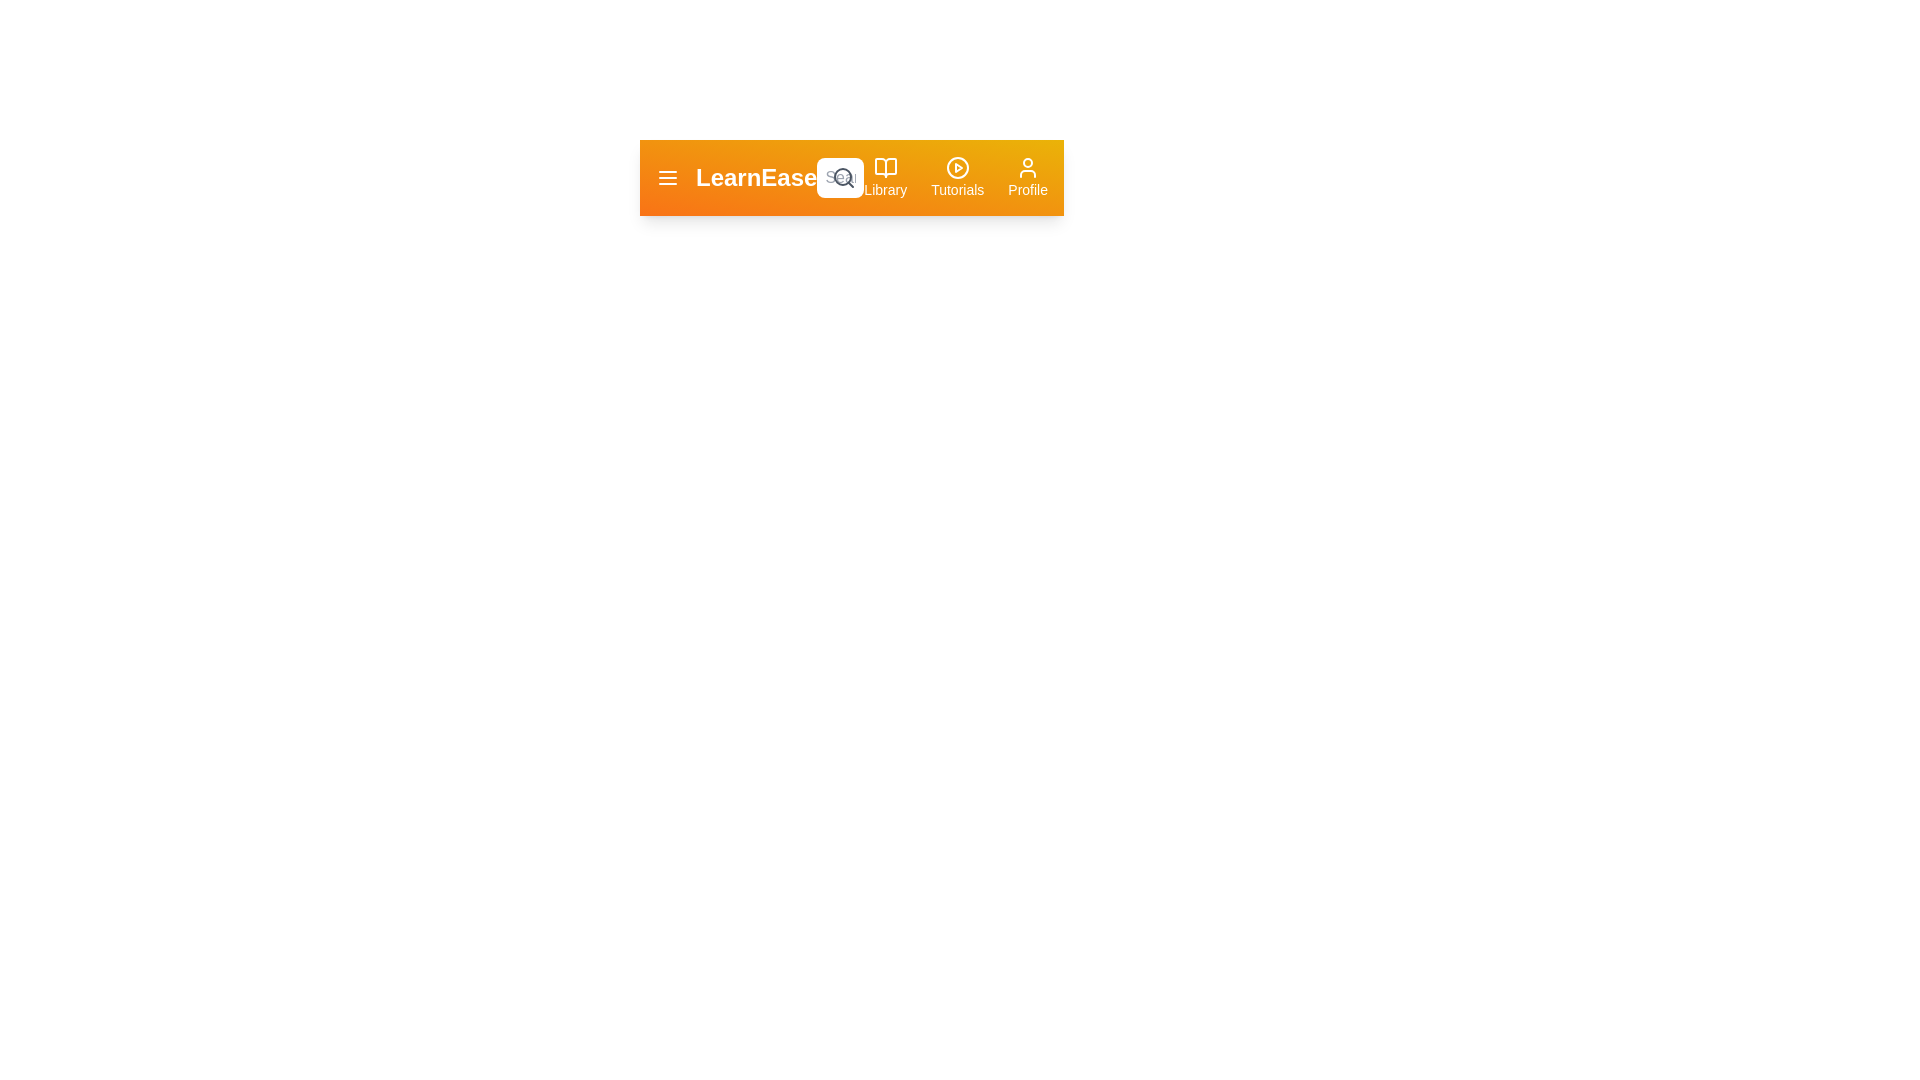 The image size is (1920, 1080). Describe the element at coordinates (667, 176) in the screenshot. I see `the menu button to open the navigation menu` at that location.